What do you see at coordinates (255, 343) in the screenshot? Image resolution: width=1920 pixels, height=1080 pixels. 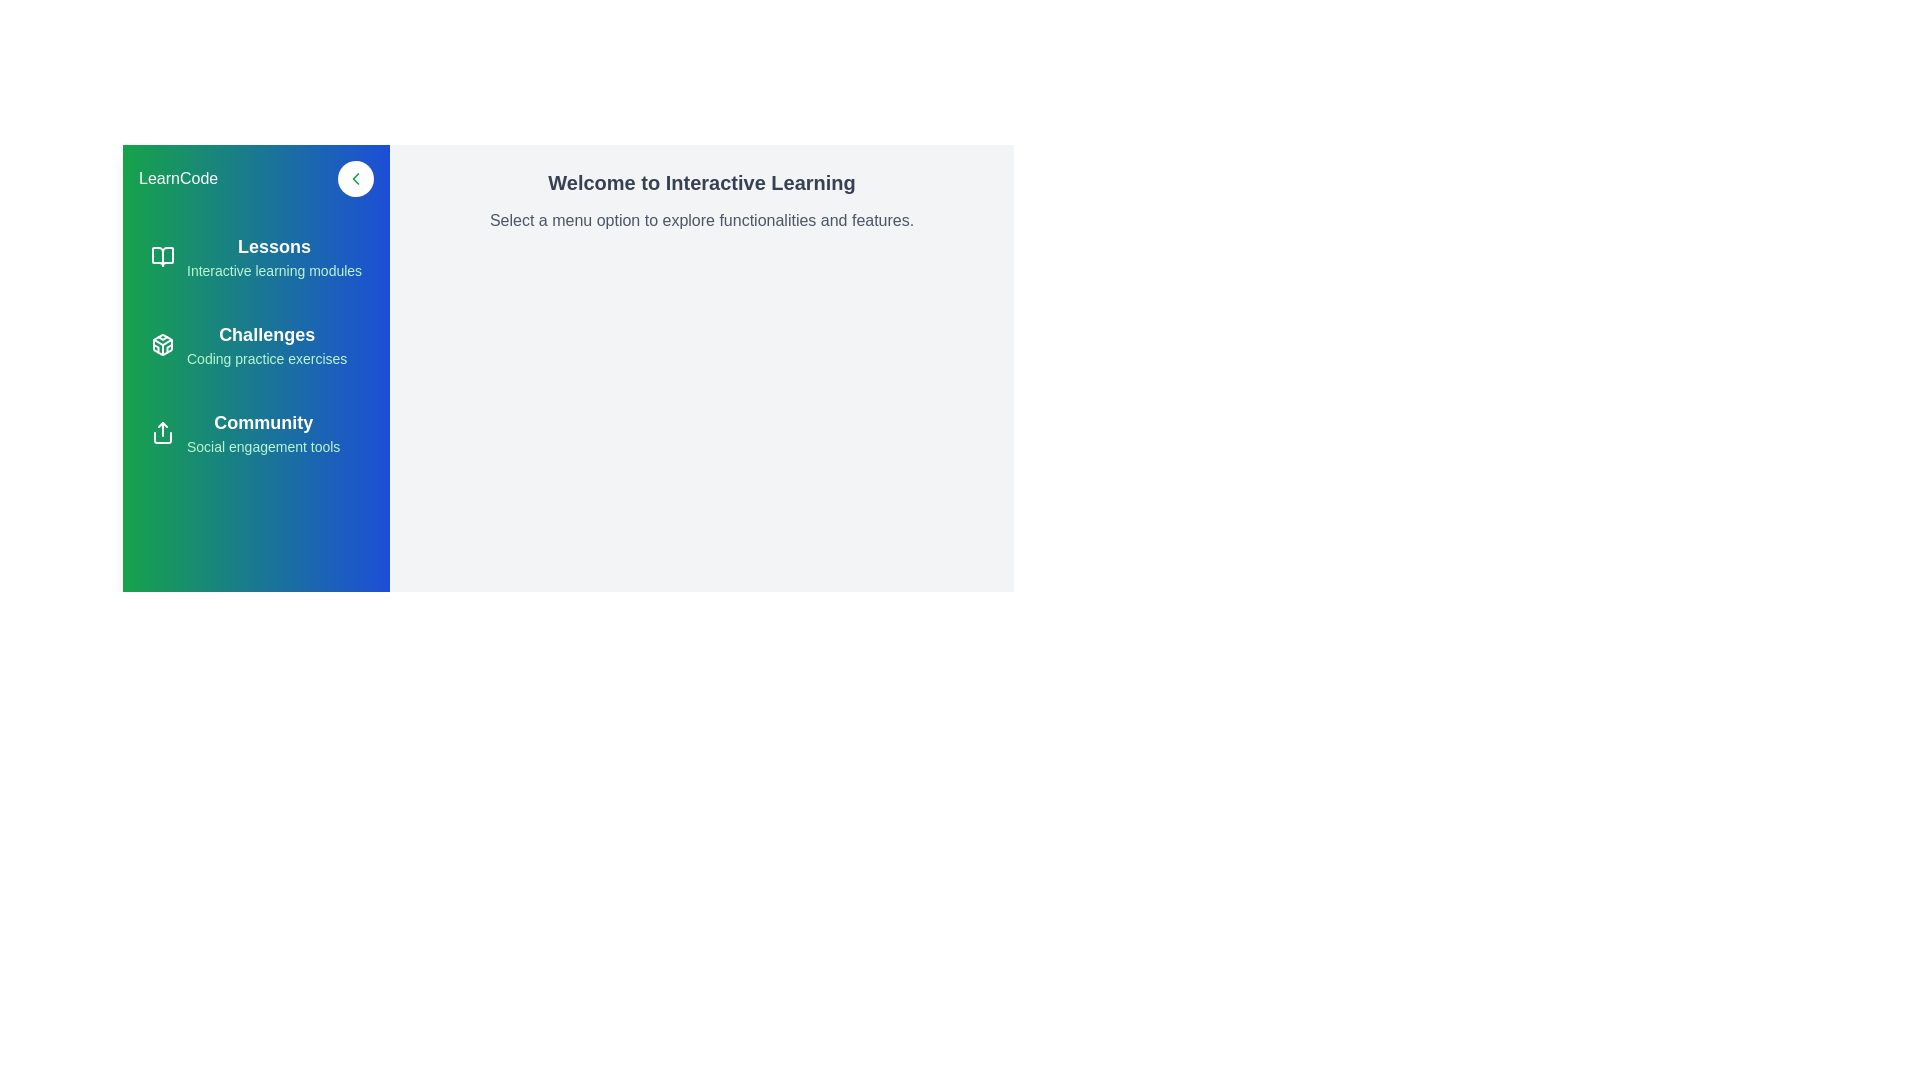 I see `the section corresponding to Challenges` at bounding box center [255, 343].